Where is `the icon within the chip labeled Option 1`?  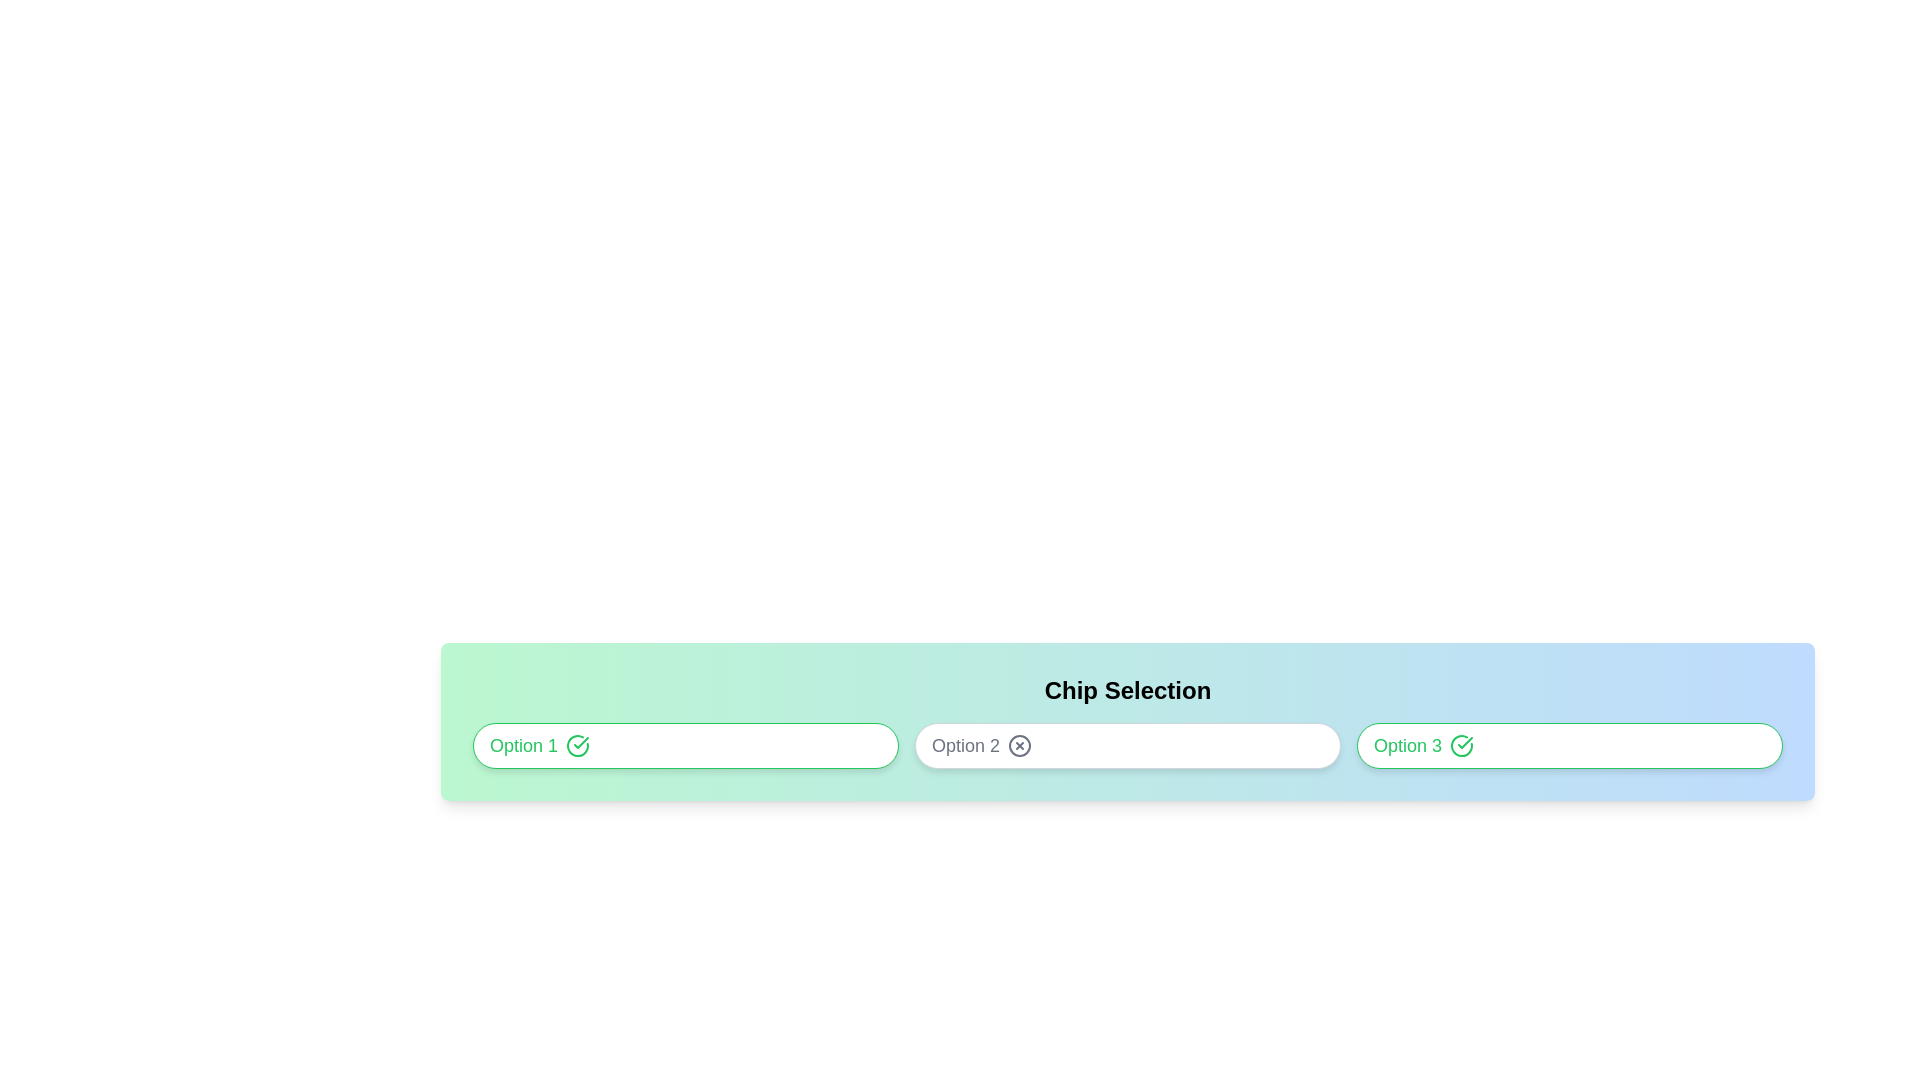
the icon within the chip labeled Option 1 is located at coordinates (577, 745).